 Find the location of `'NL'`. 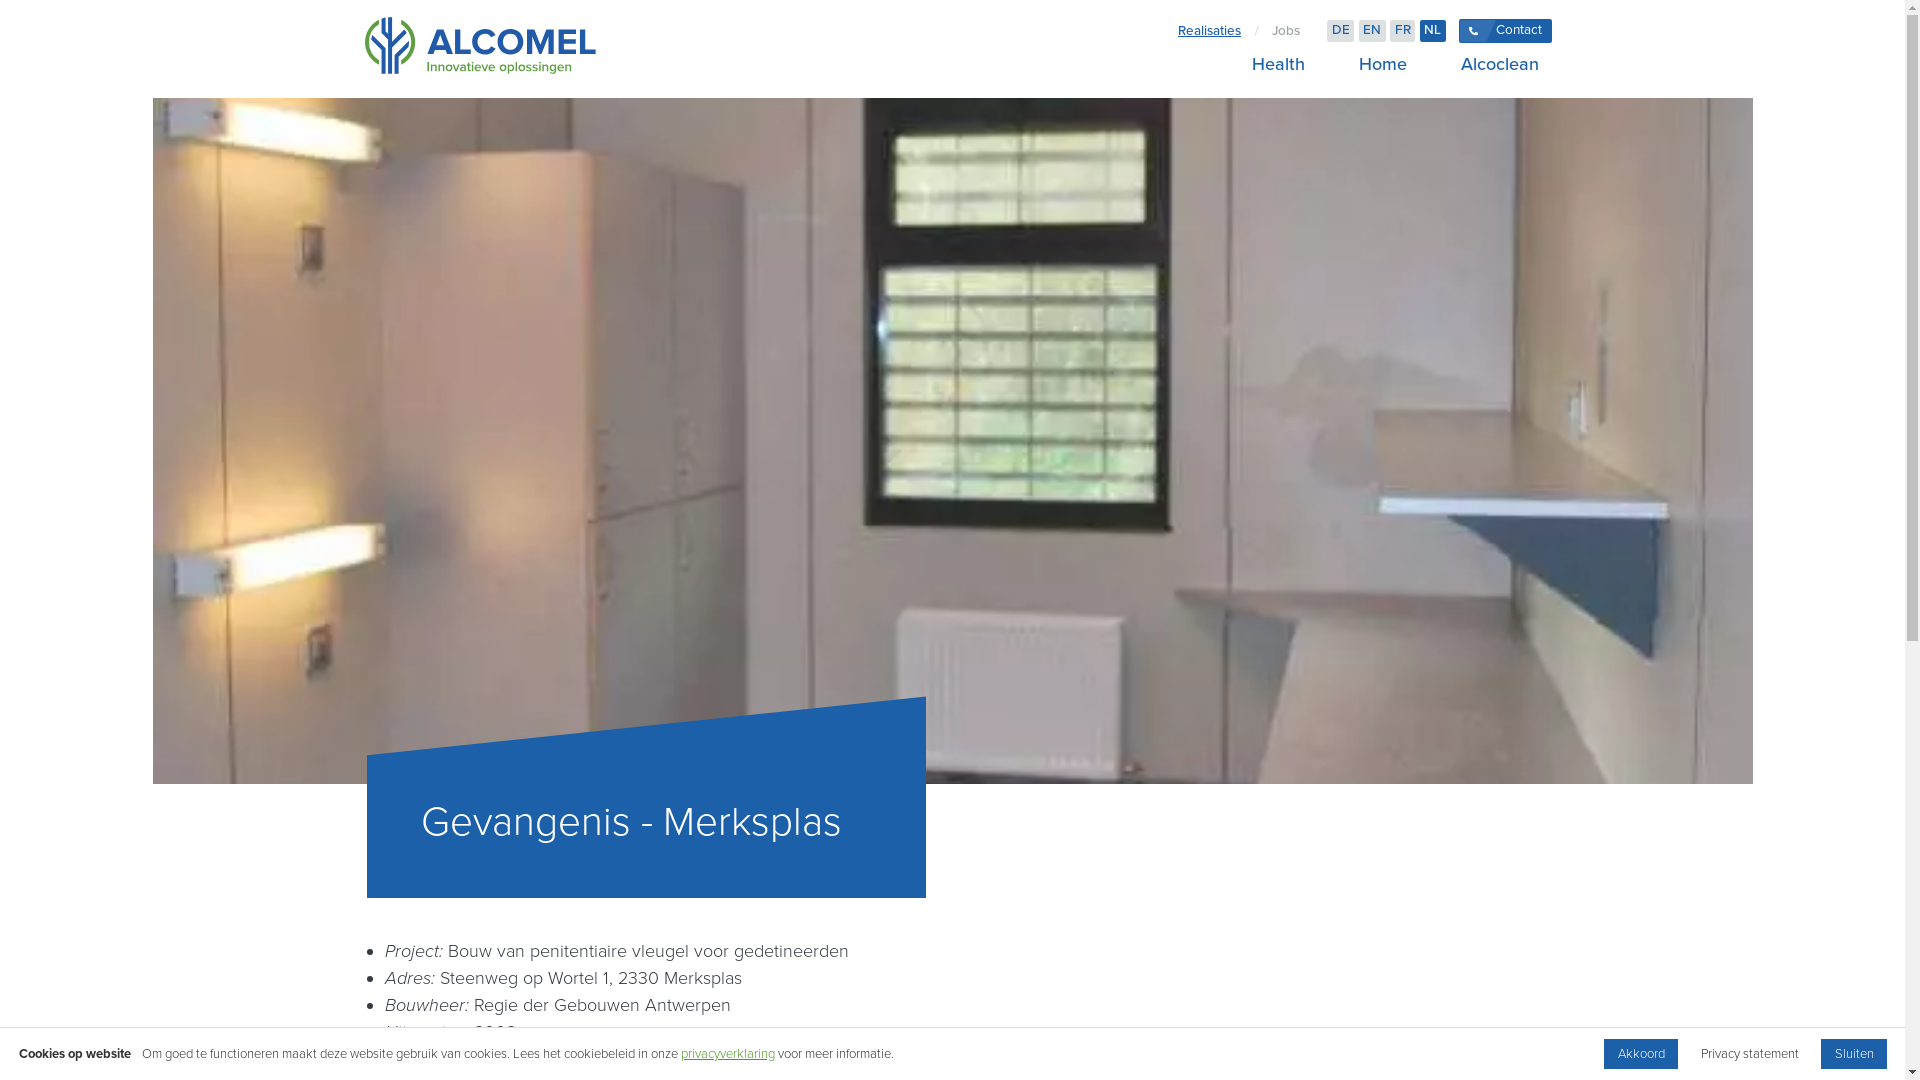

'NL' is located at coordinates (1419, 31).